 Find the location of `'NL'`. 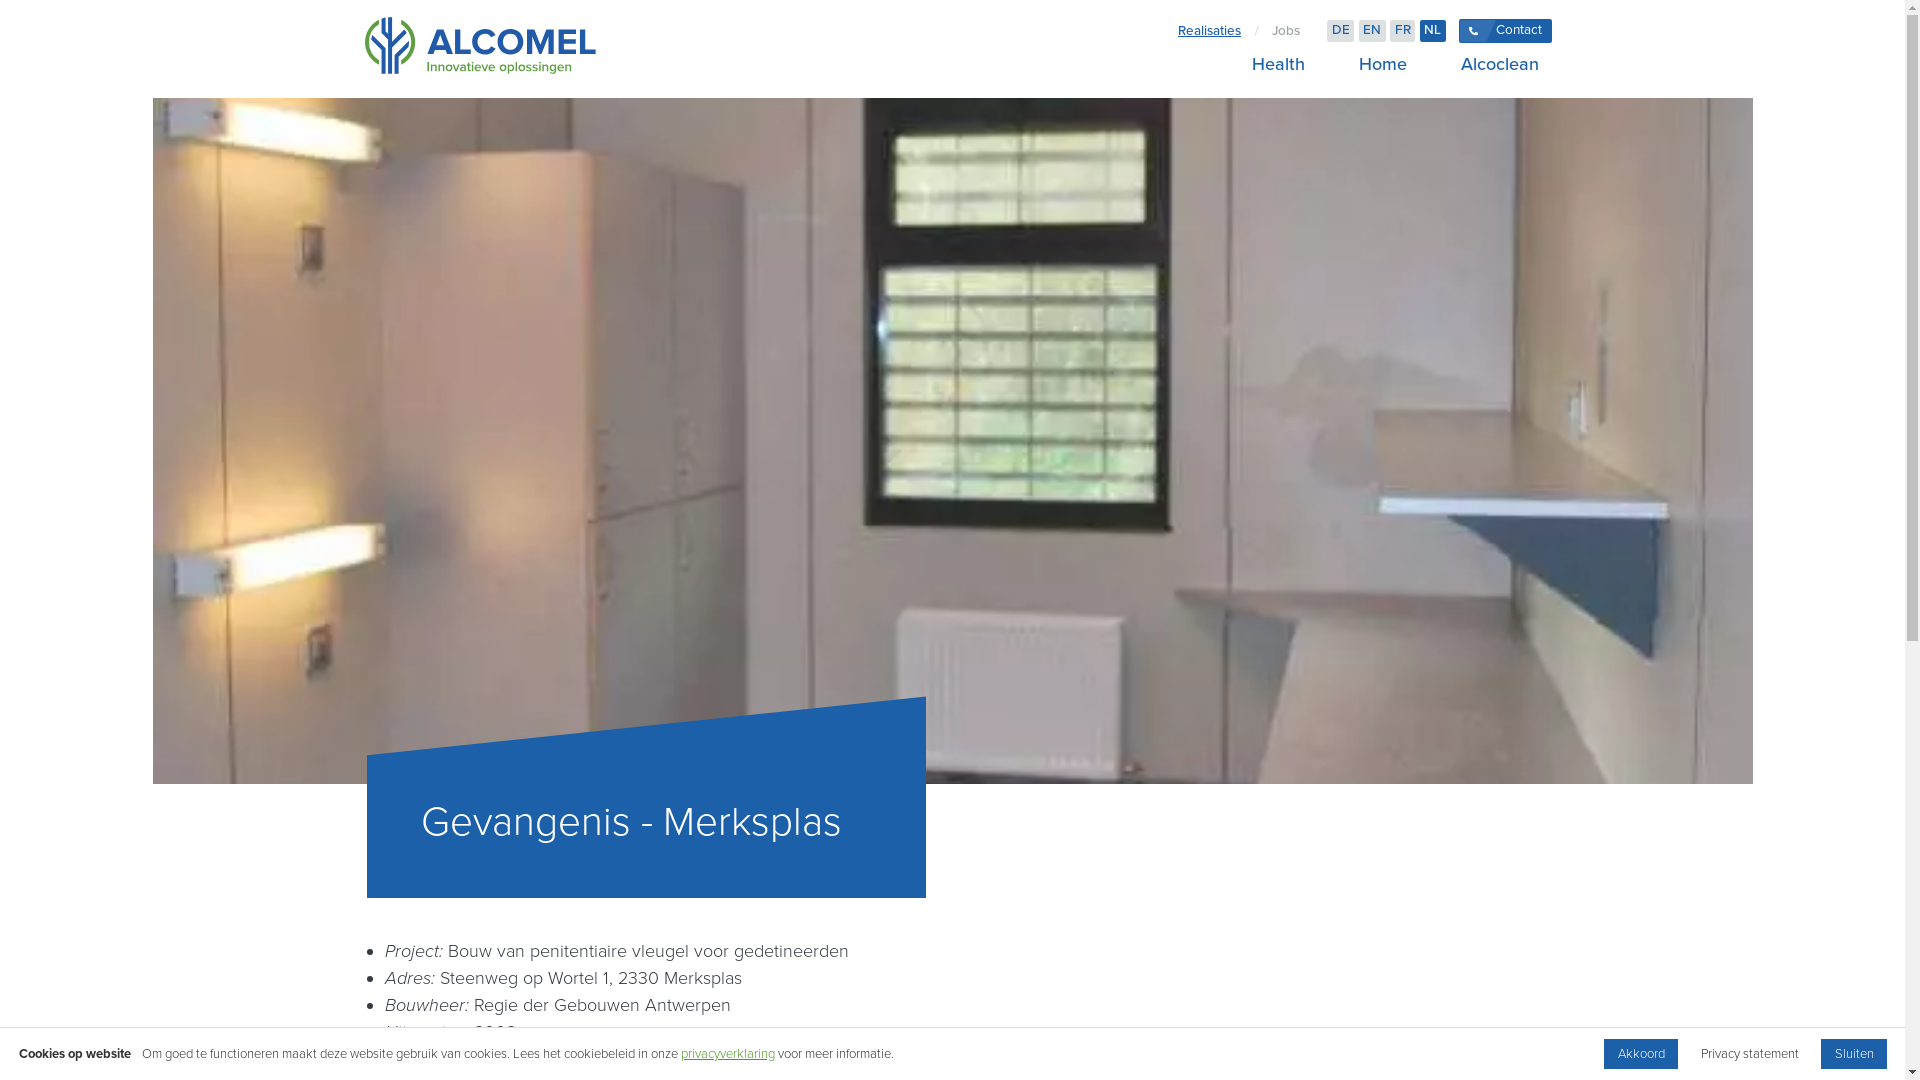

'NL' is located at coordinates (1419, 31).